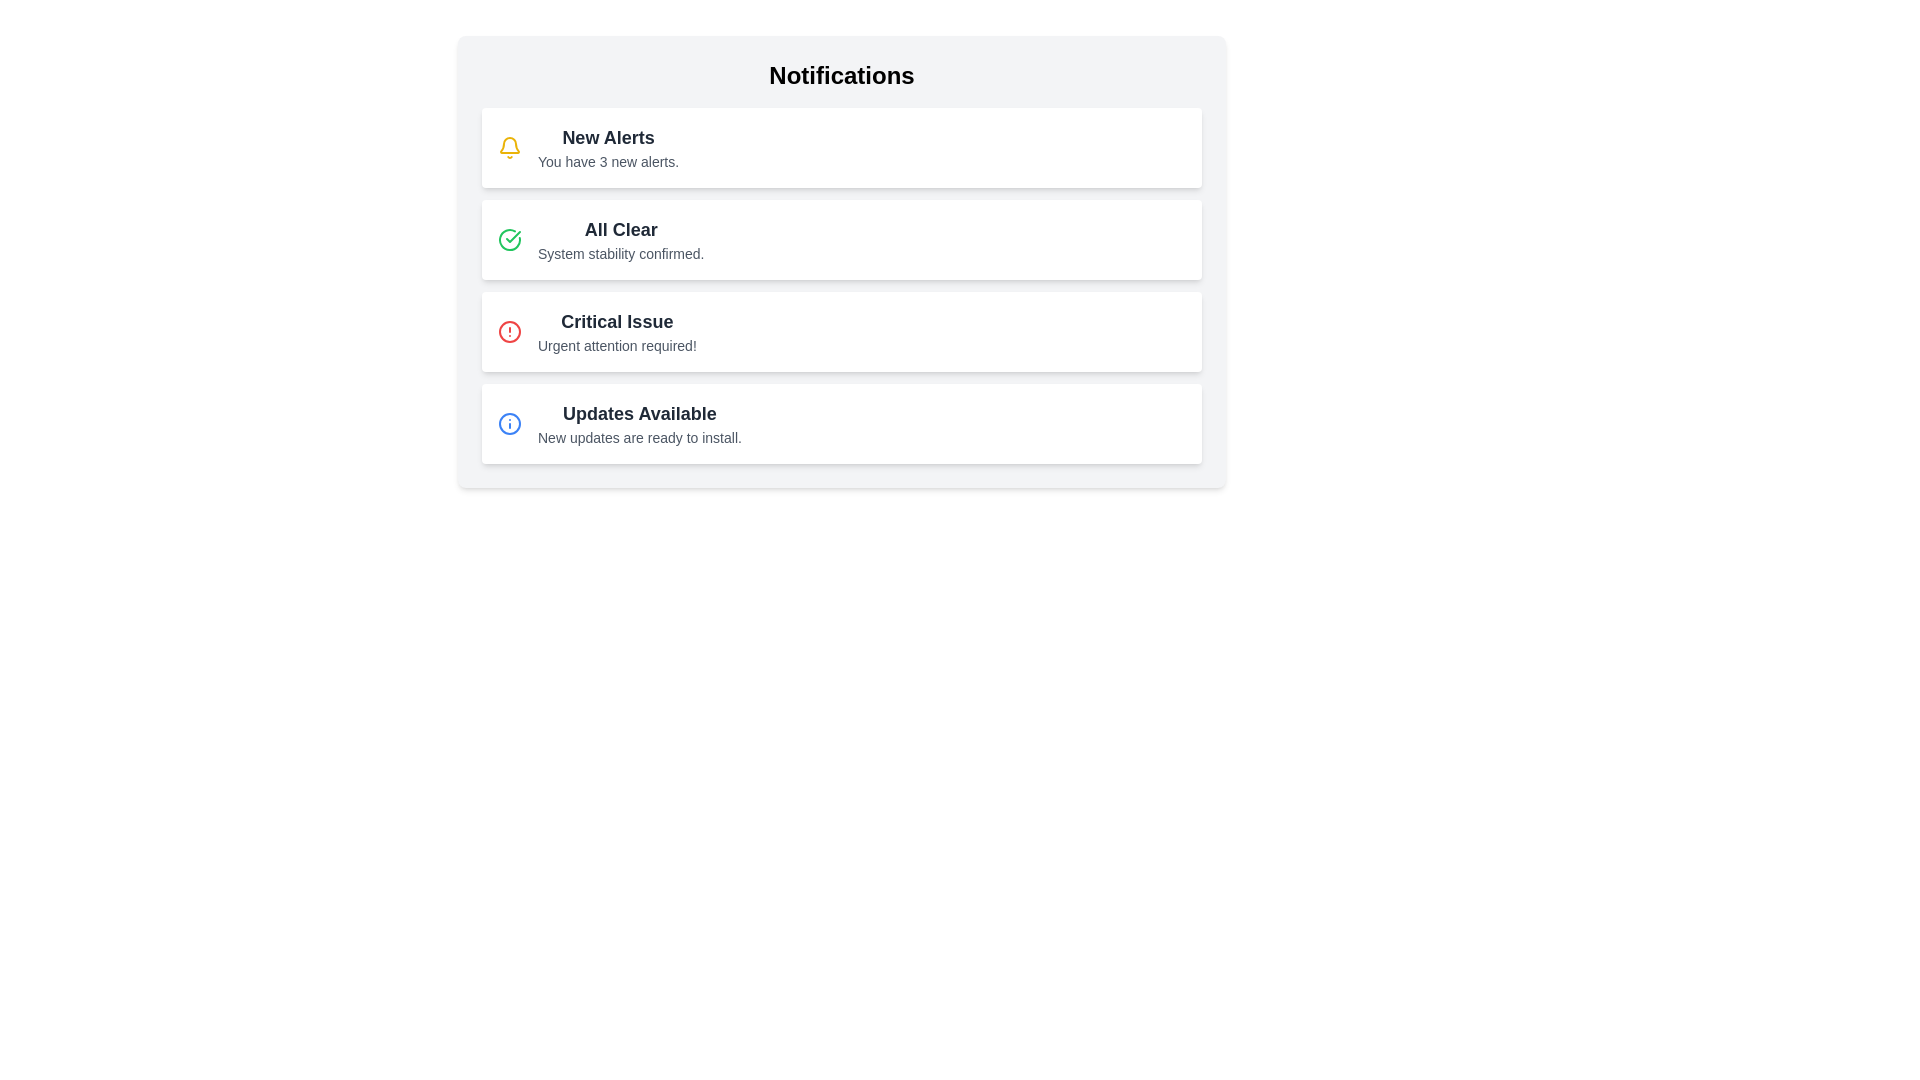  Describe the element at coordinates (841, 330) in the screenshot. I see `the third alert box in the vertical list, which indicates a critical issue requiring urgent attention` at that location.